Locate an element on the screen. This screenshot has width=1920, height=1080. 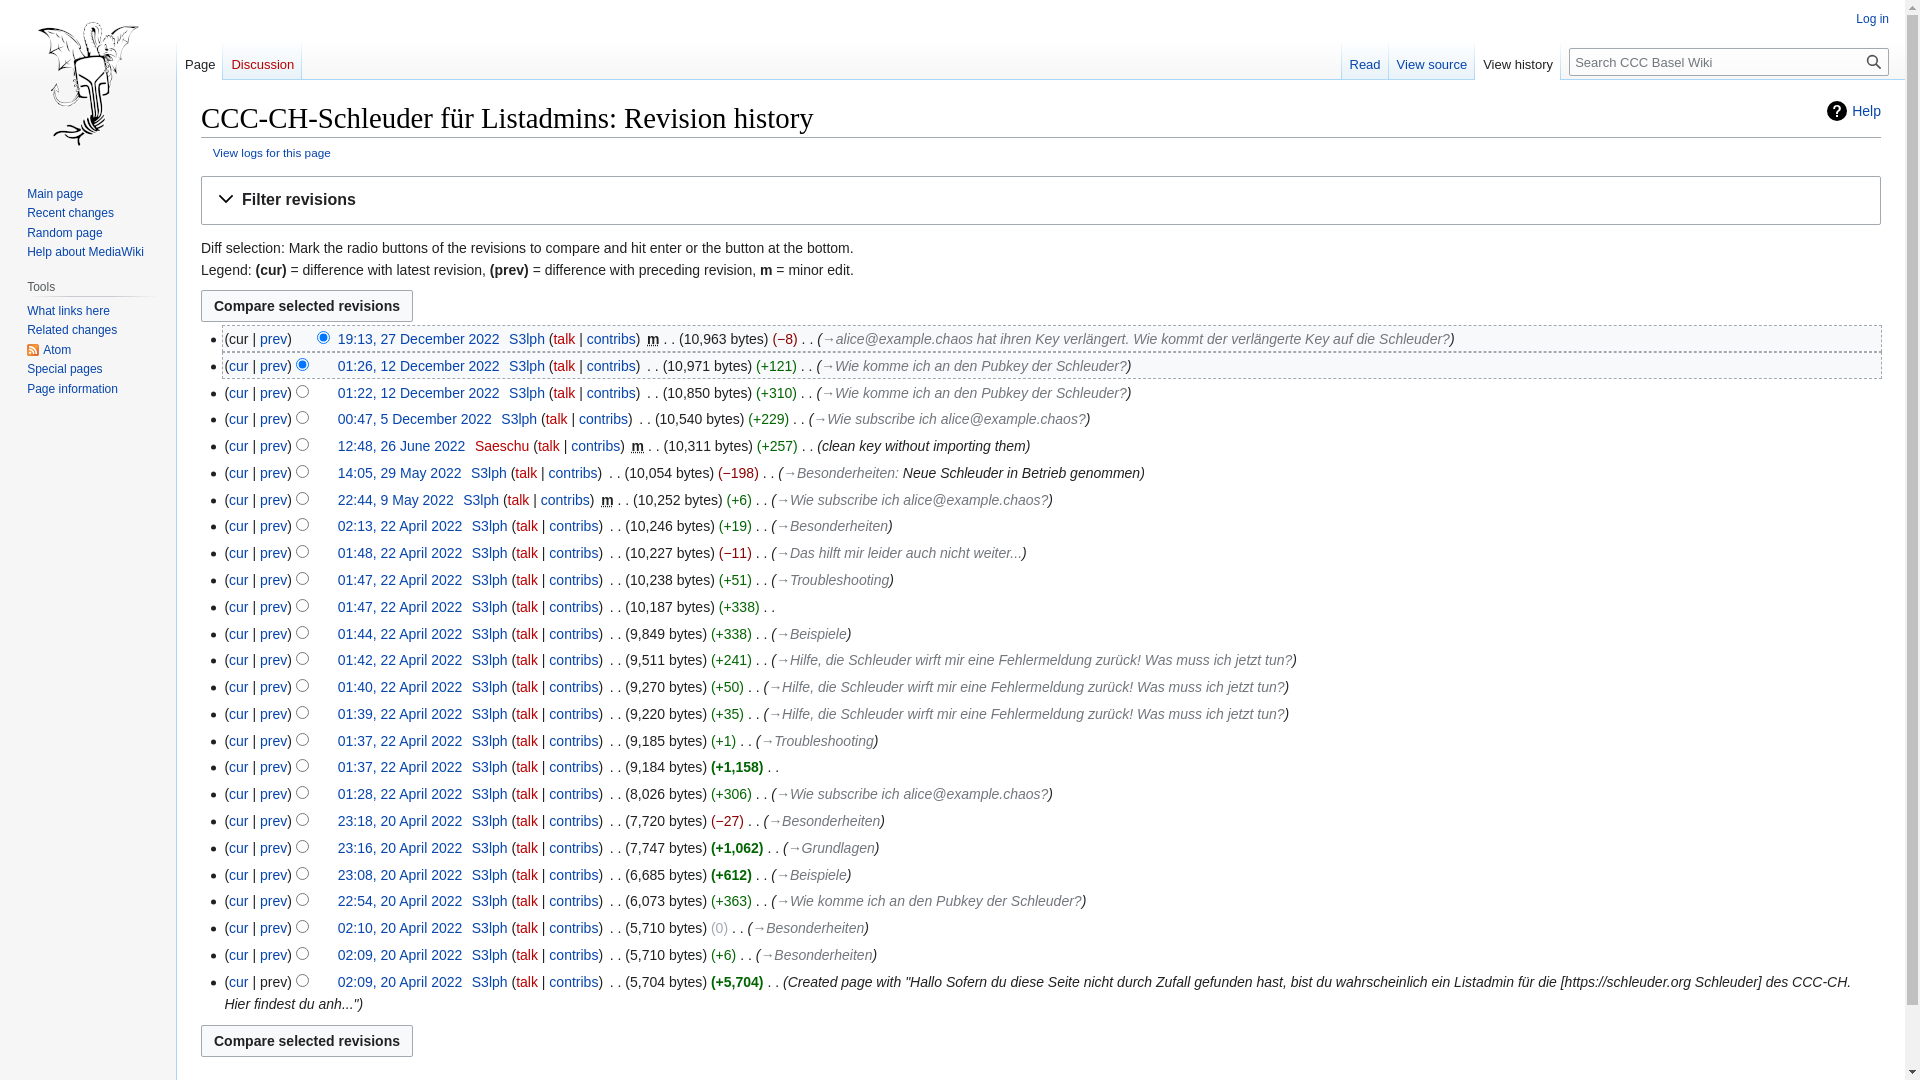
'View source' is located at coordinates (1431, 59).